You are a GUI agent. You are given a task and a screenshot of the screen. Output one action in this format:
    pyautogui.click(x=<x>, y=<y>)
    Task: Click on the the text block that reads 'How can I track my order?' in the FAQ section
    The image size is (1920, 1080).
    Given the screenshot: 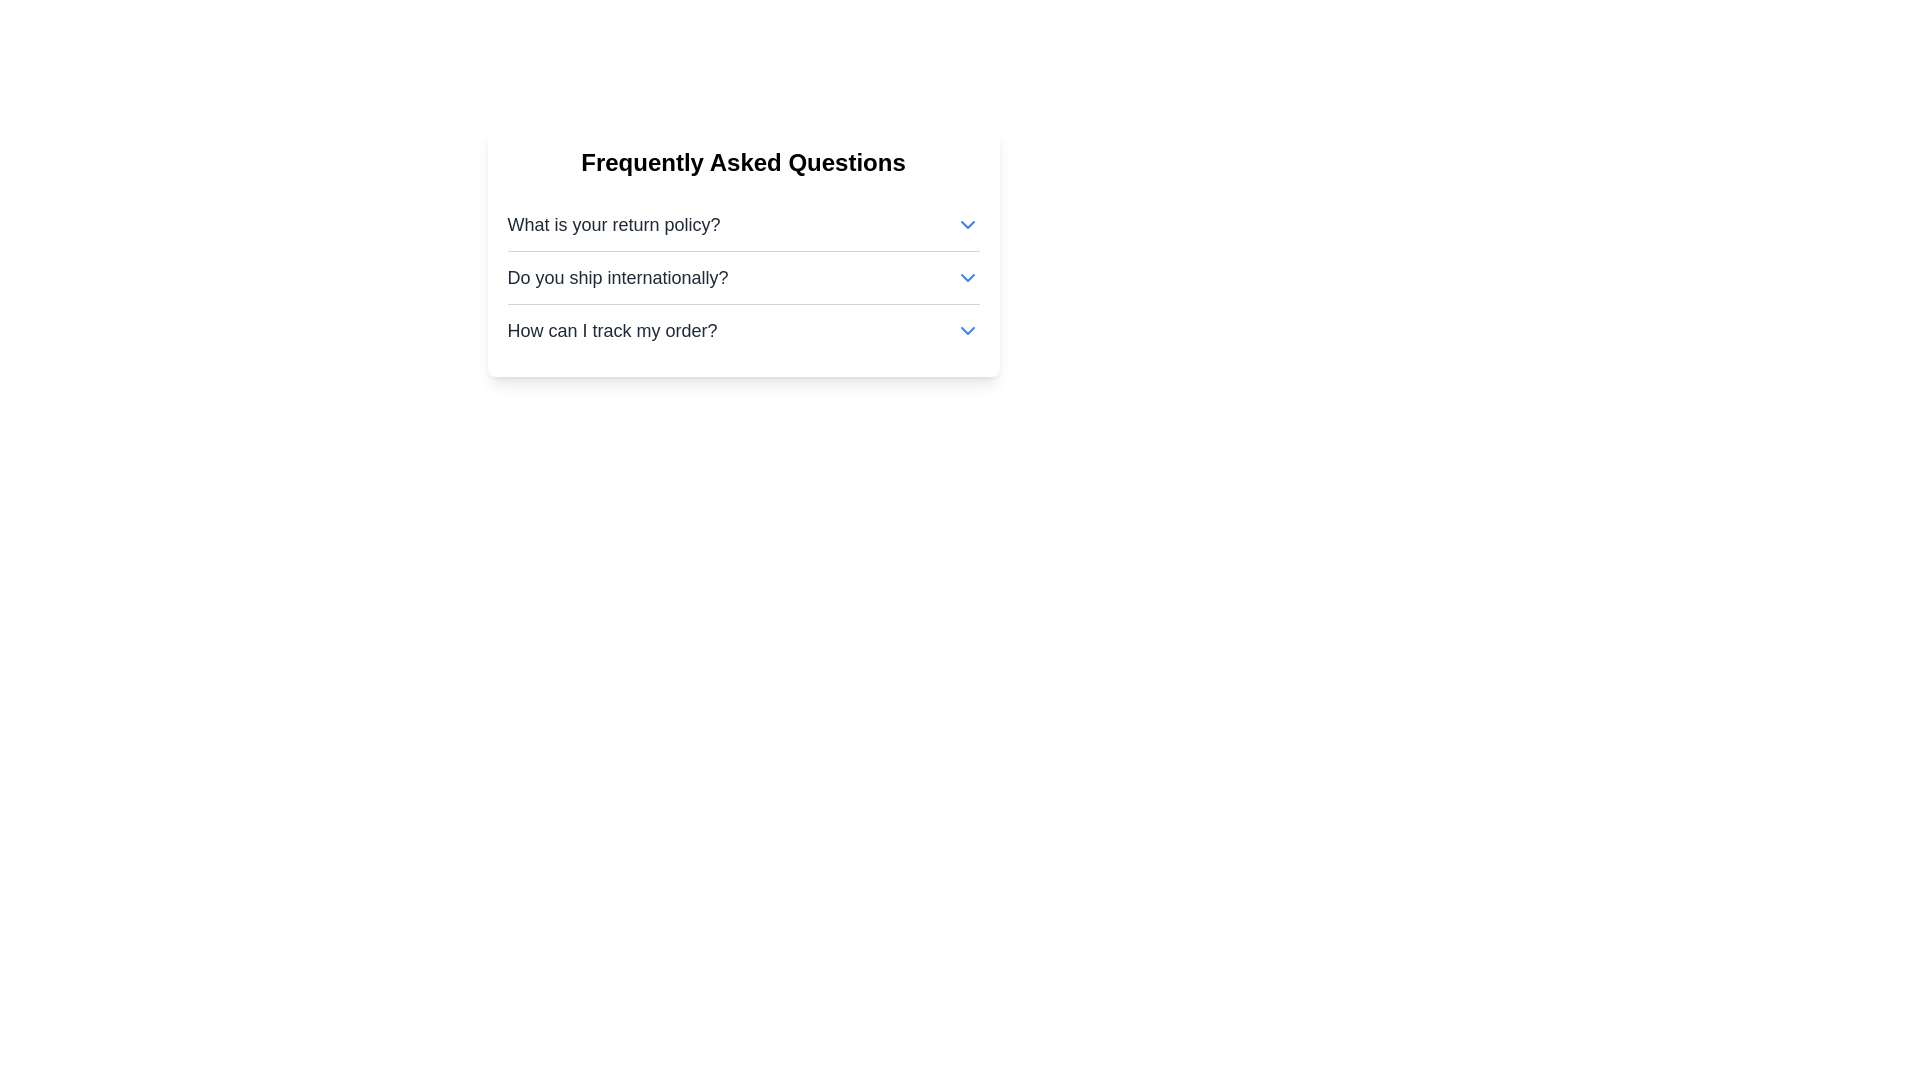 What is the action you would take?
    pyautogui.click(x=611, y=330)
    